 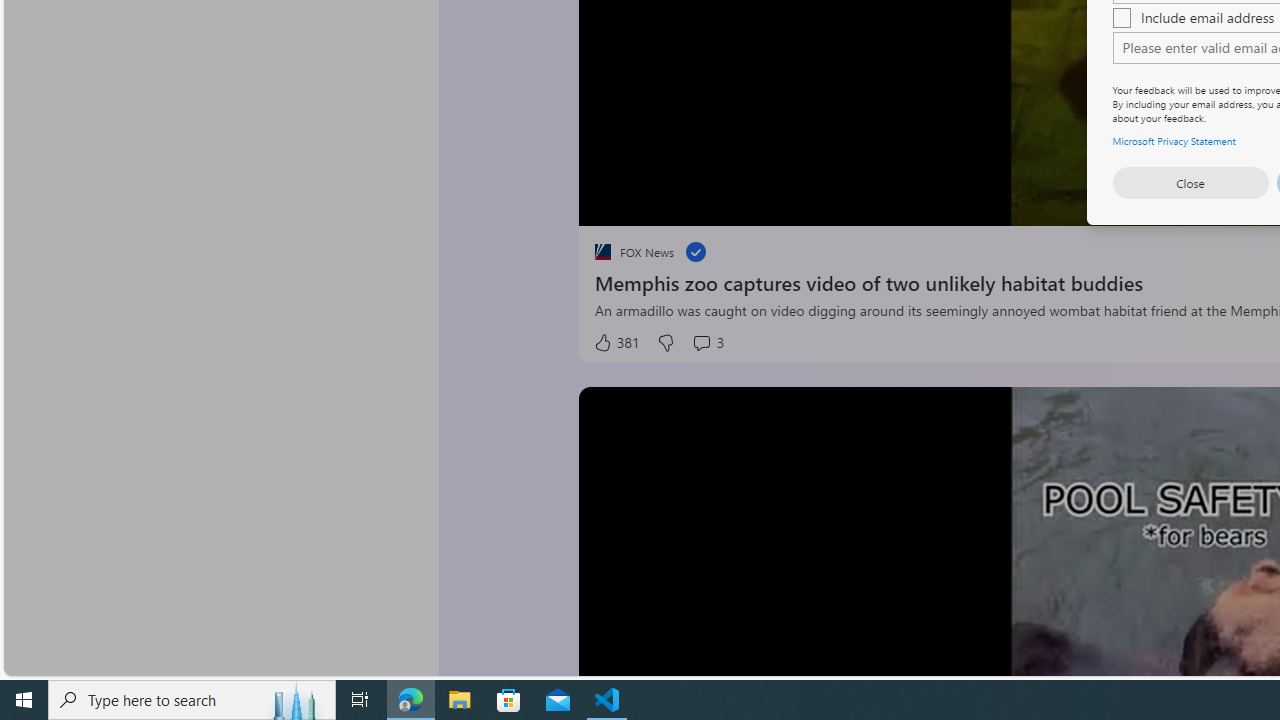 What do you see at coordinates (707, 342) in the screenshot?
I see `'View comments 3 Comment'` at bounding box center [707, 342].